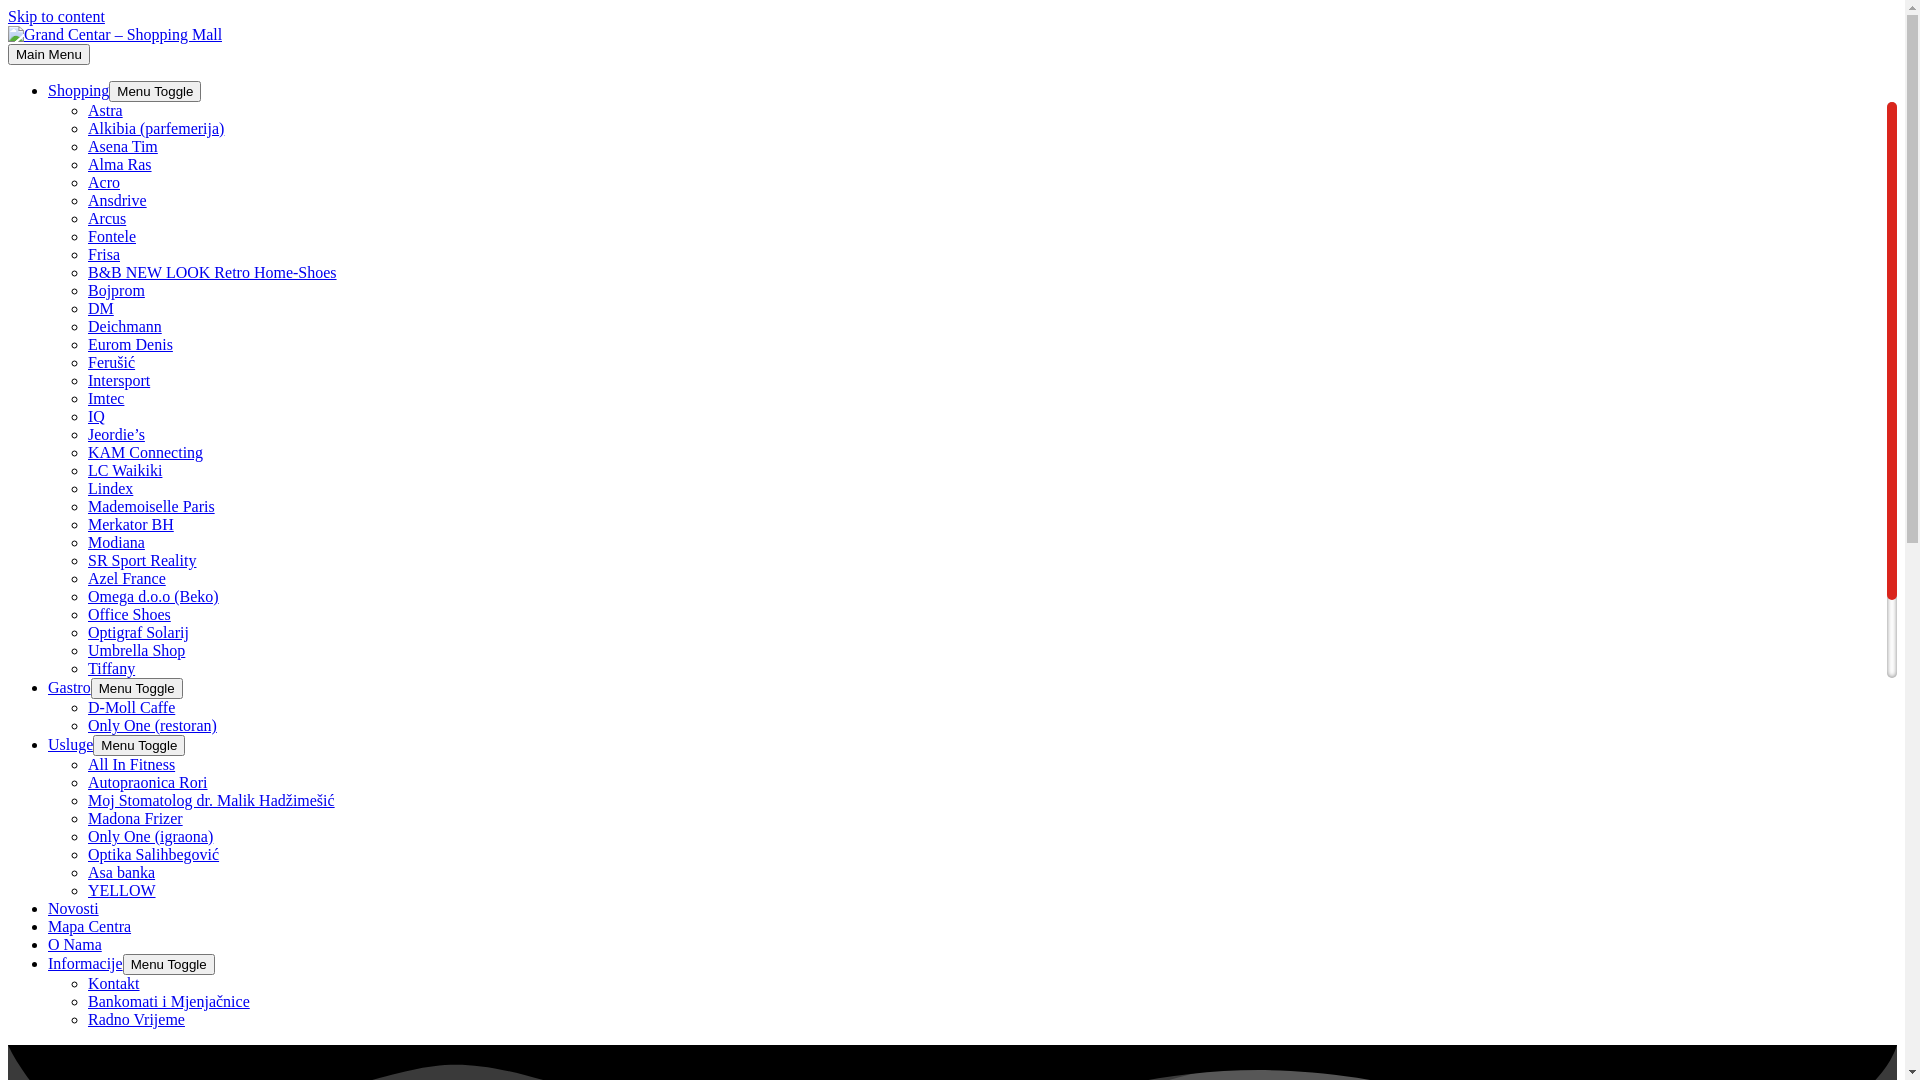 The image size is (1920, 1080). I want to click on 'Usluge', so click(70, 744).